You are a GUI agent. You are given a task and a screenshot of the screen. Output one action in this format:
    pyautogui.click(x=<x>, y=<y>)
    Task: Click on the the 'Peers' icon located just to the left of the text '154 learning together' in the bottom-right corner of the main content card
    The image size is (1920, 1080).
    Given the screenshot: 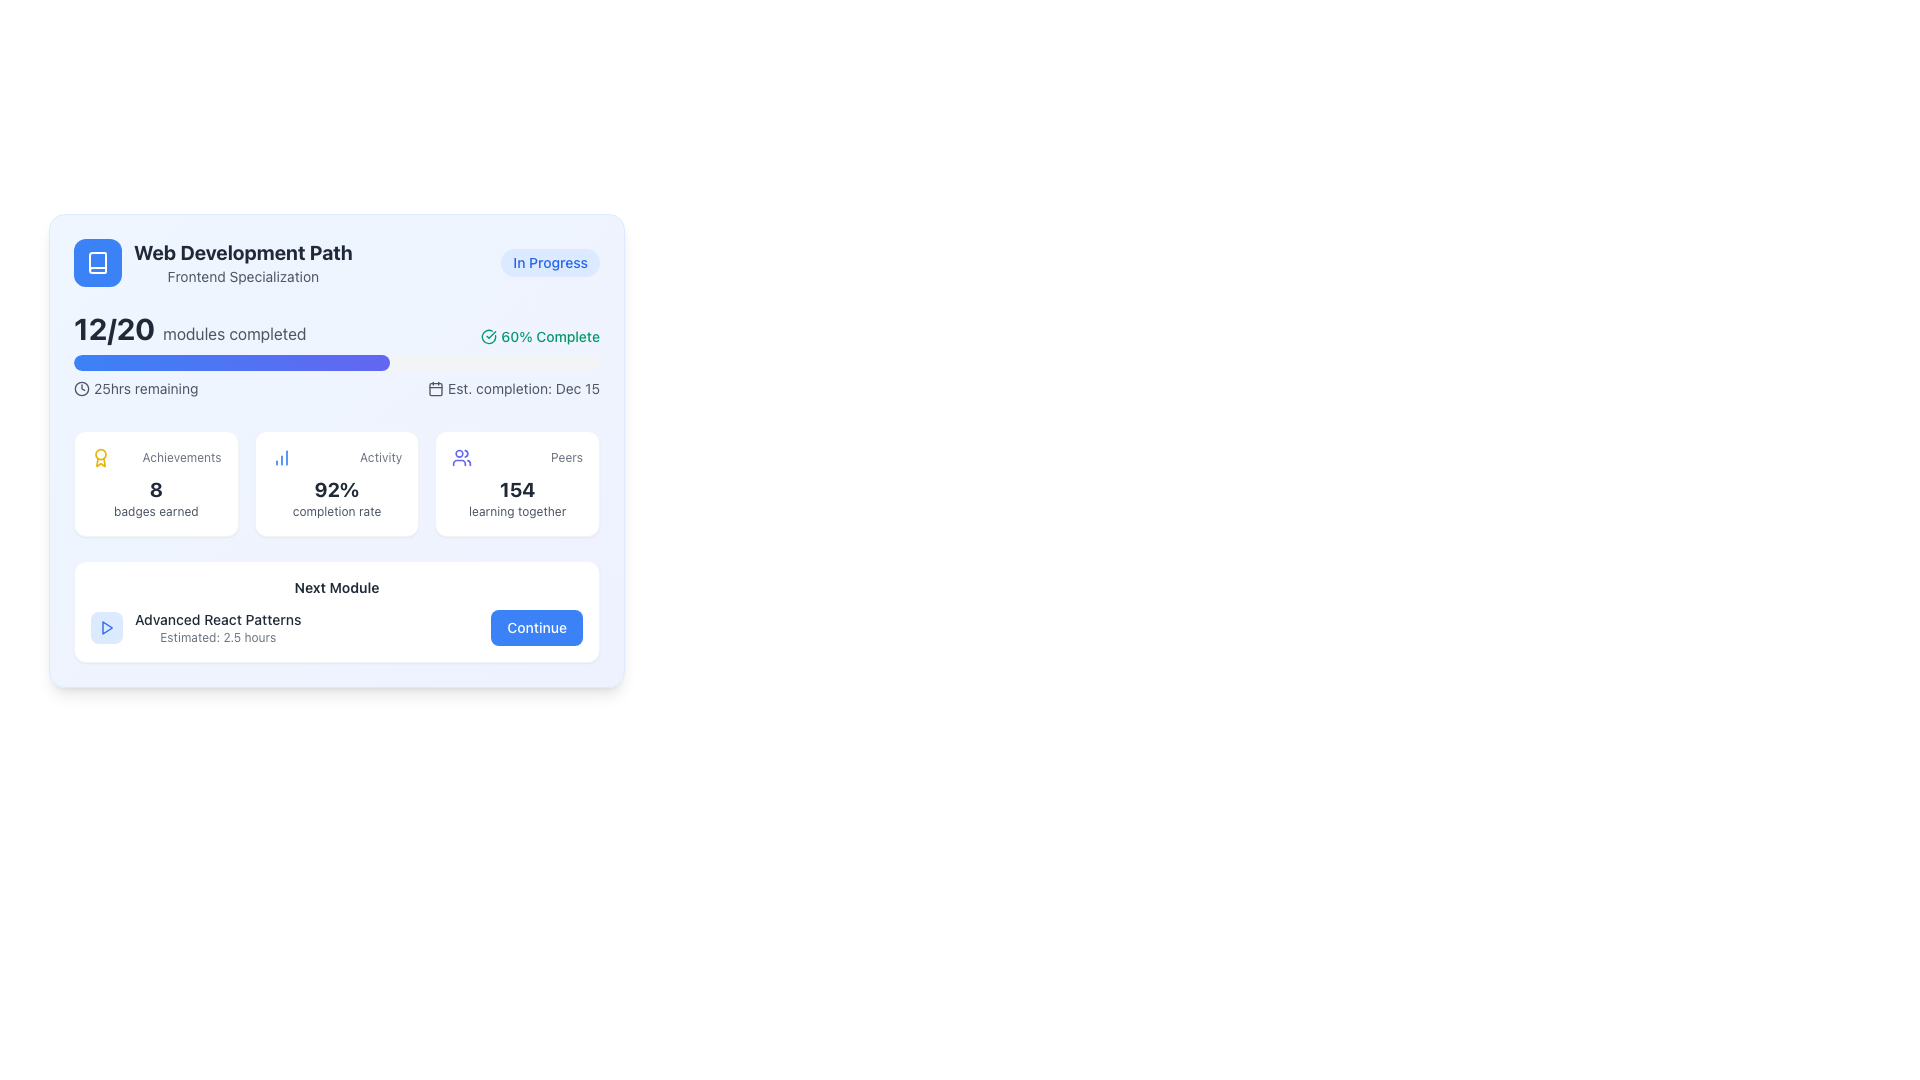 What is the action you would take?
    pyautogui.click(x=461, y=458)
    